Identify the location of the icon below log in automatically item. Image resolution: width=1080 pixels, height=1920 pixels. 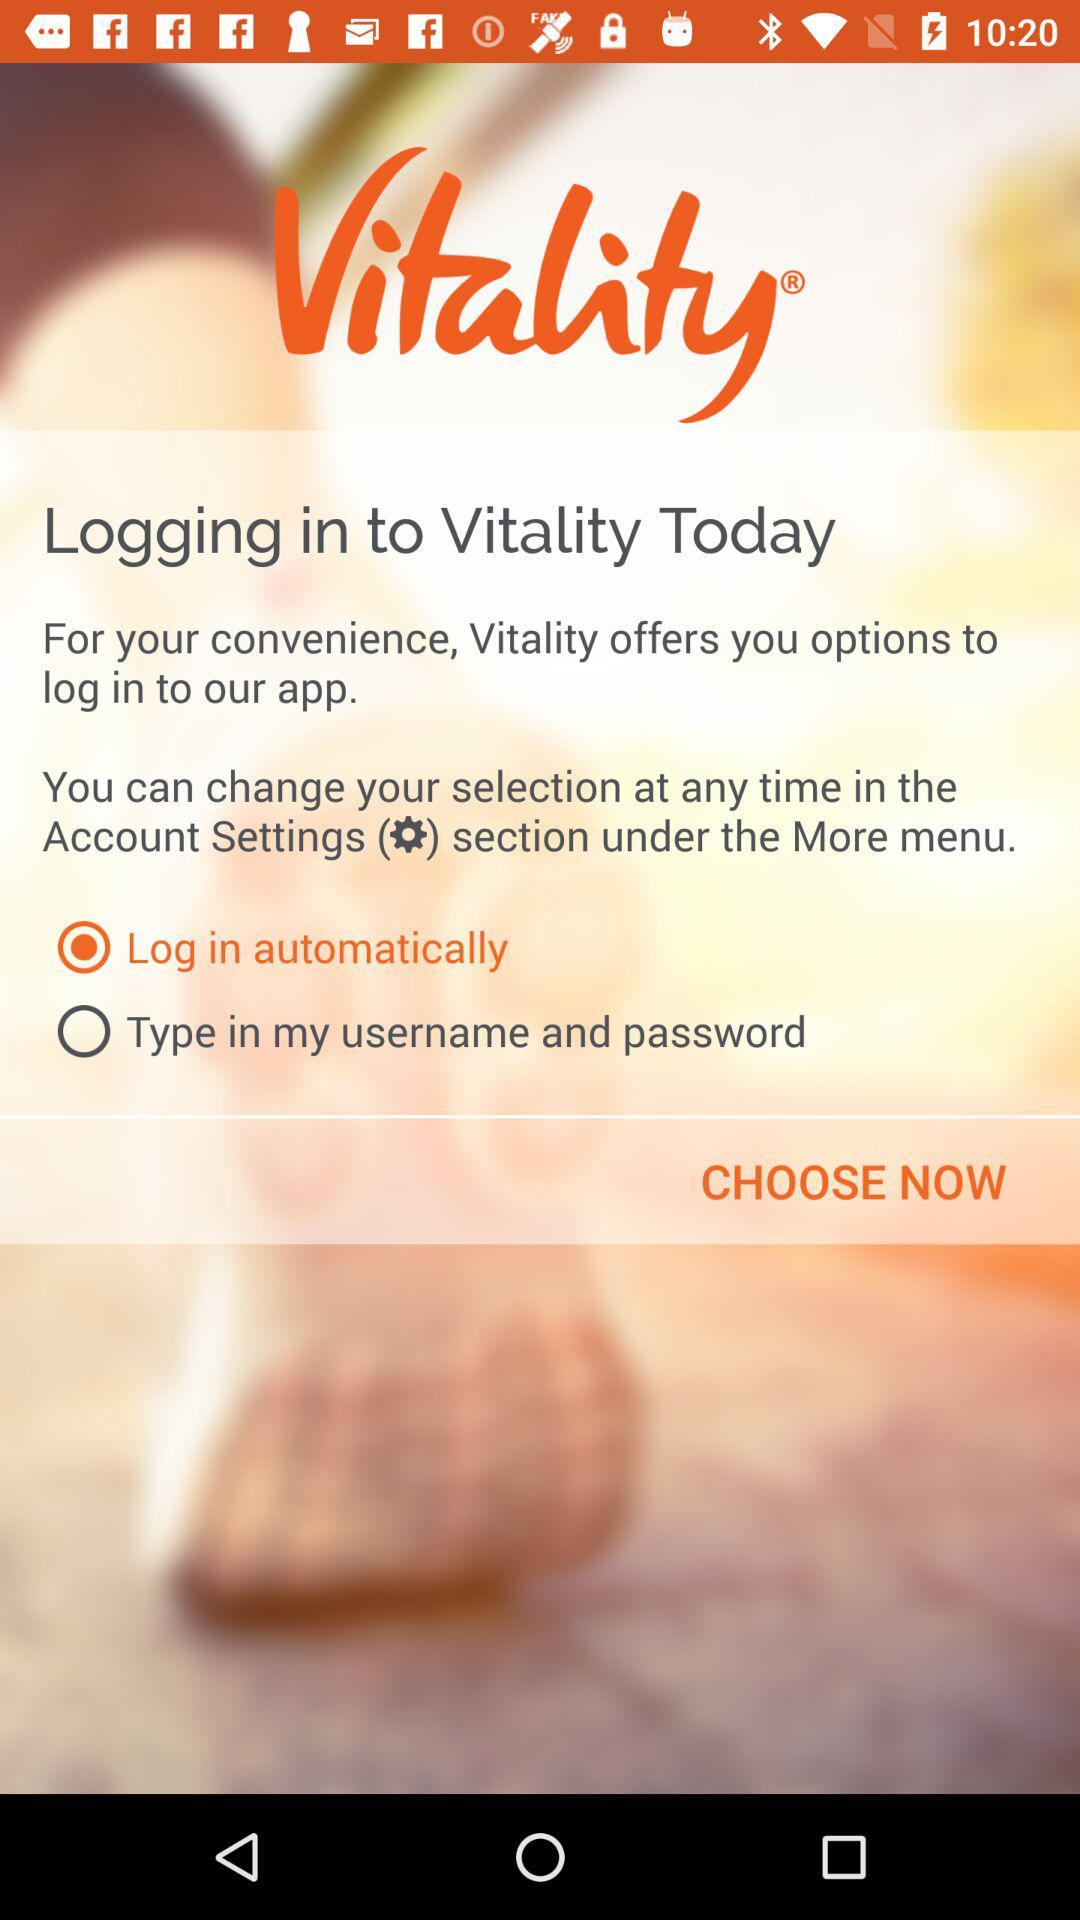
(423, 1031).